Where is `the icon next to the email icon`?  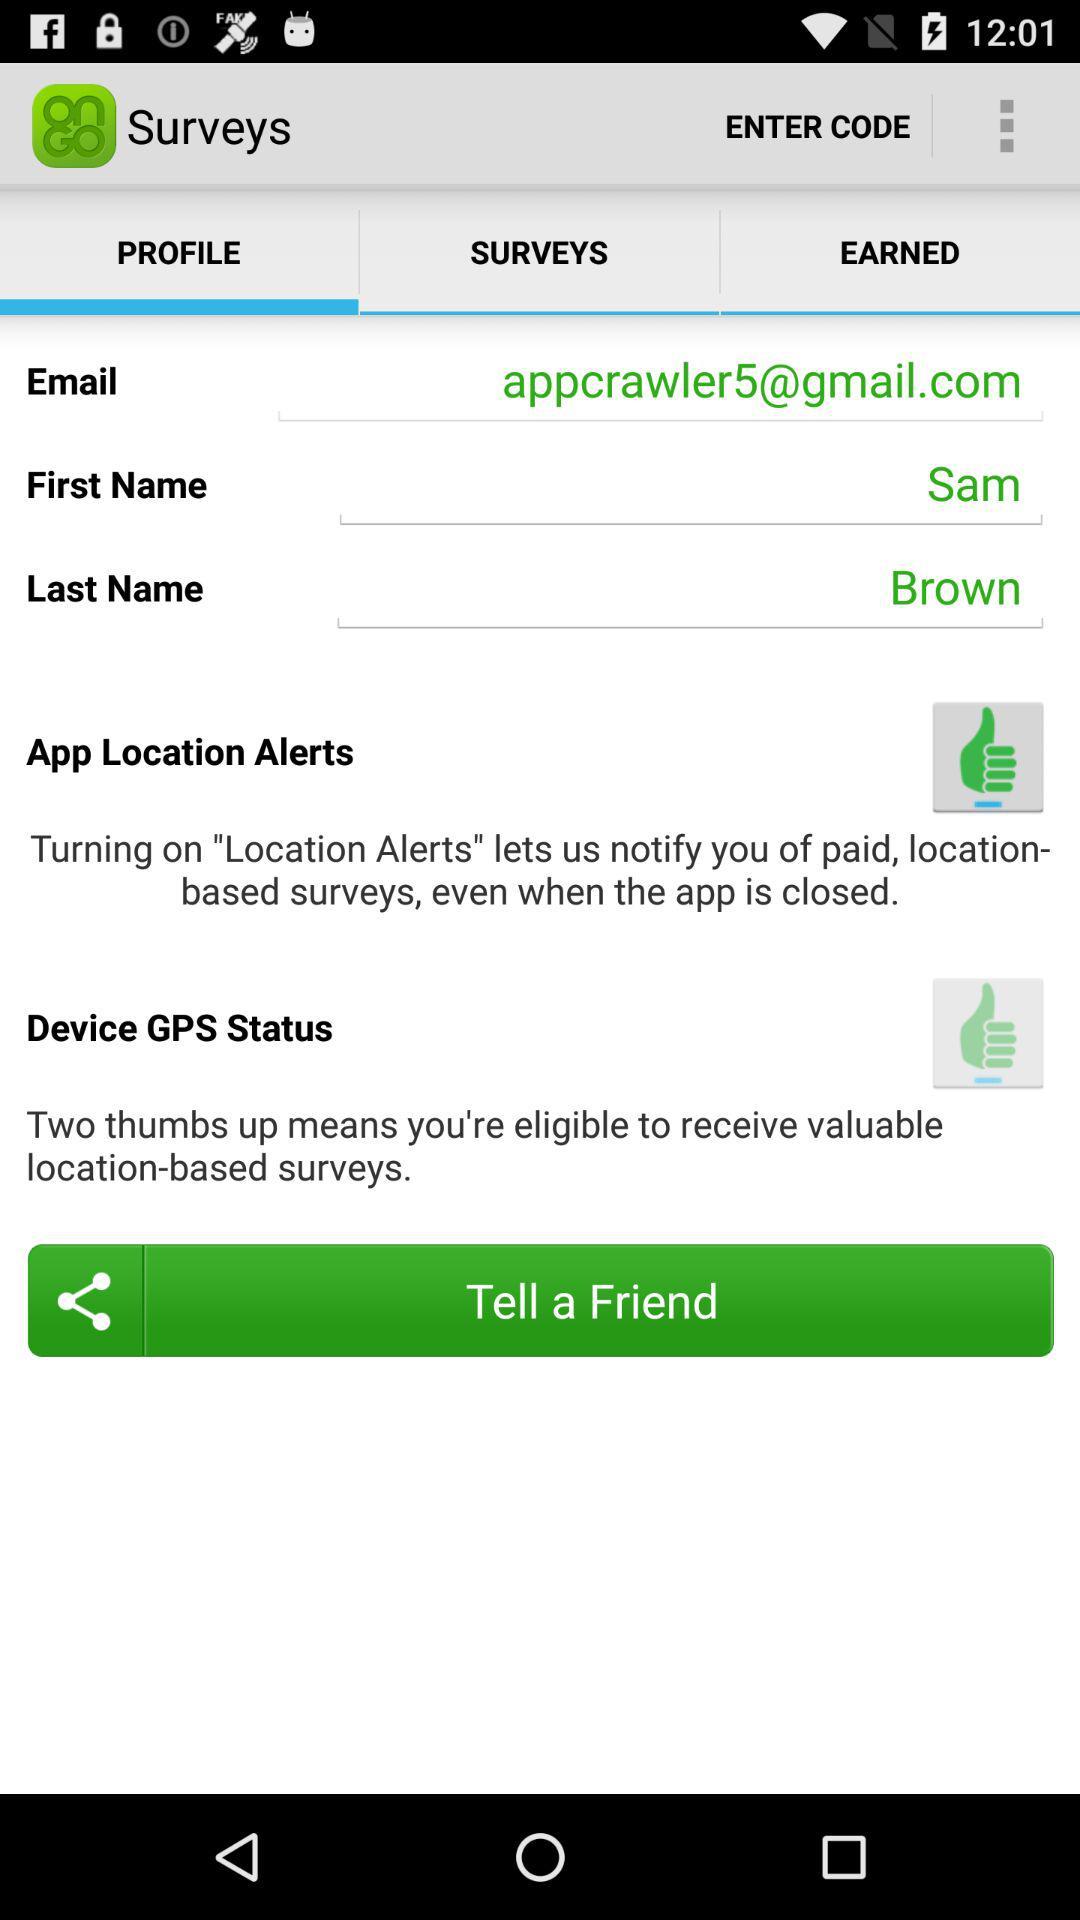
the icon next to the email icon is located at coordinates (660, 380).